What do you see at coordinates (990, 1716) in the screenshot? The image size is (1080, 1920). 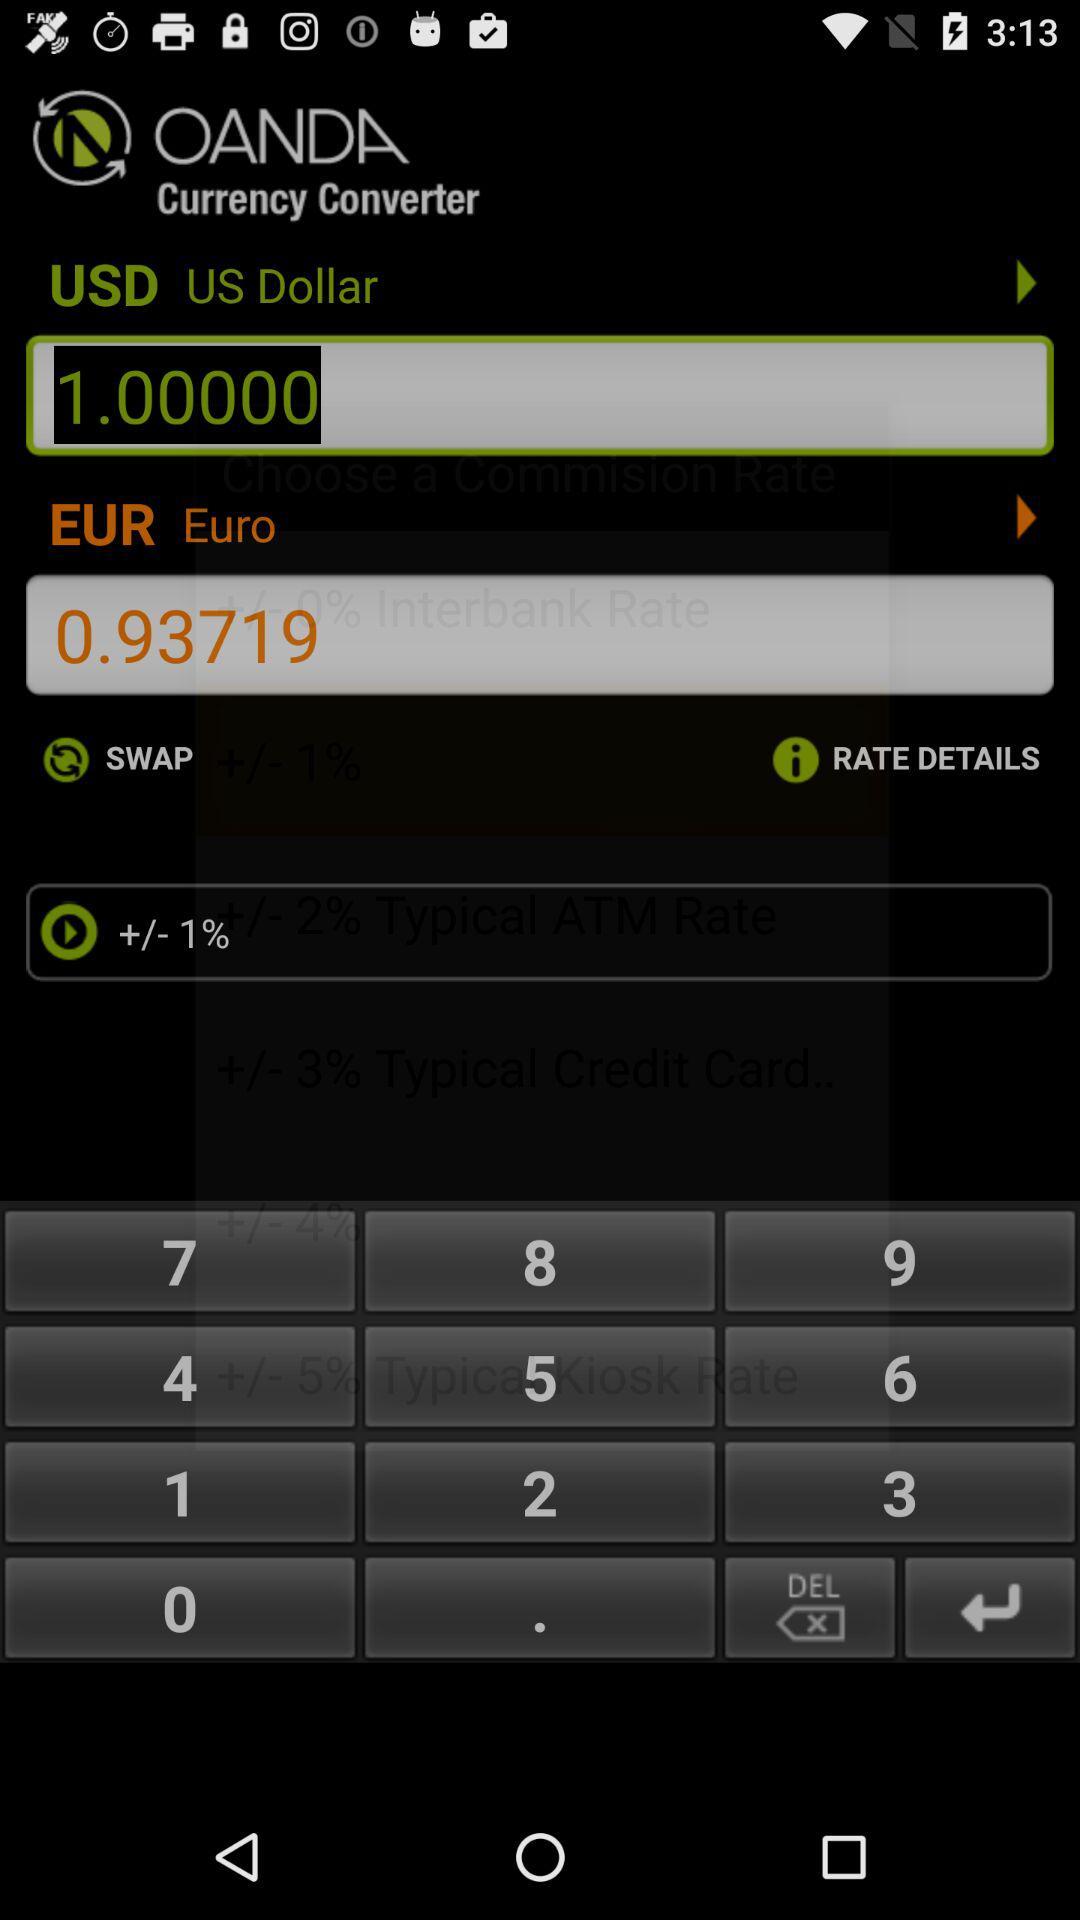 I see `the arrow_backward icon` at bounding box center [990, 1716].